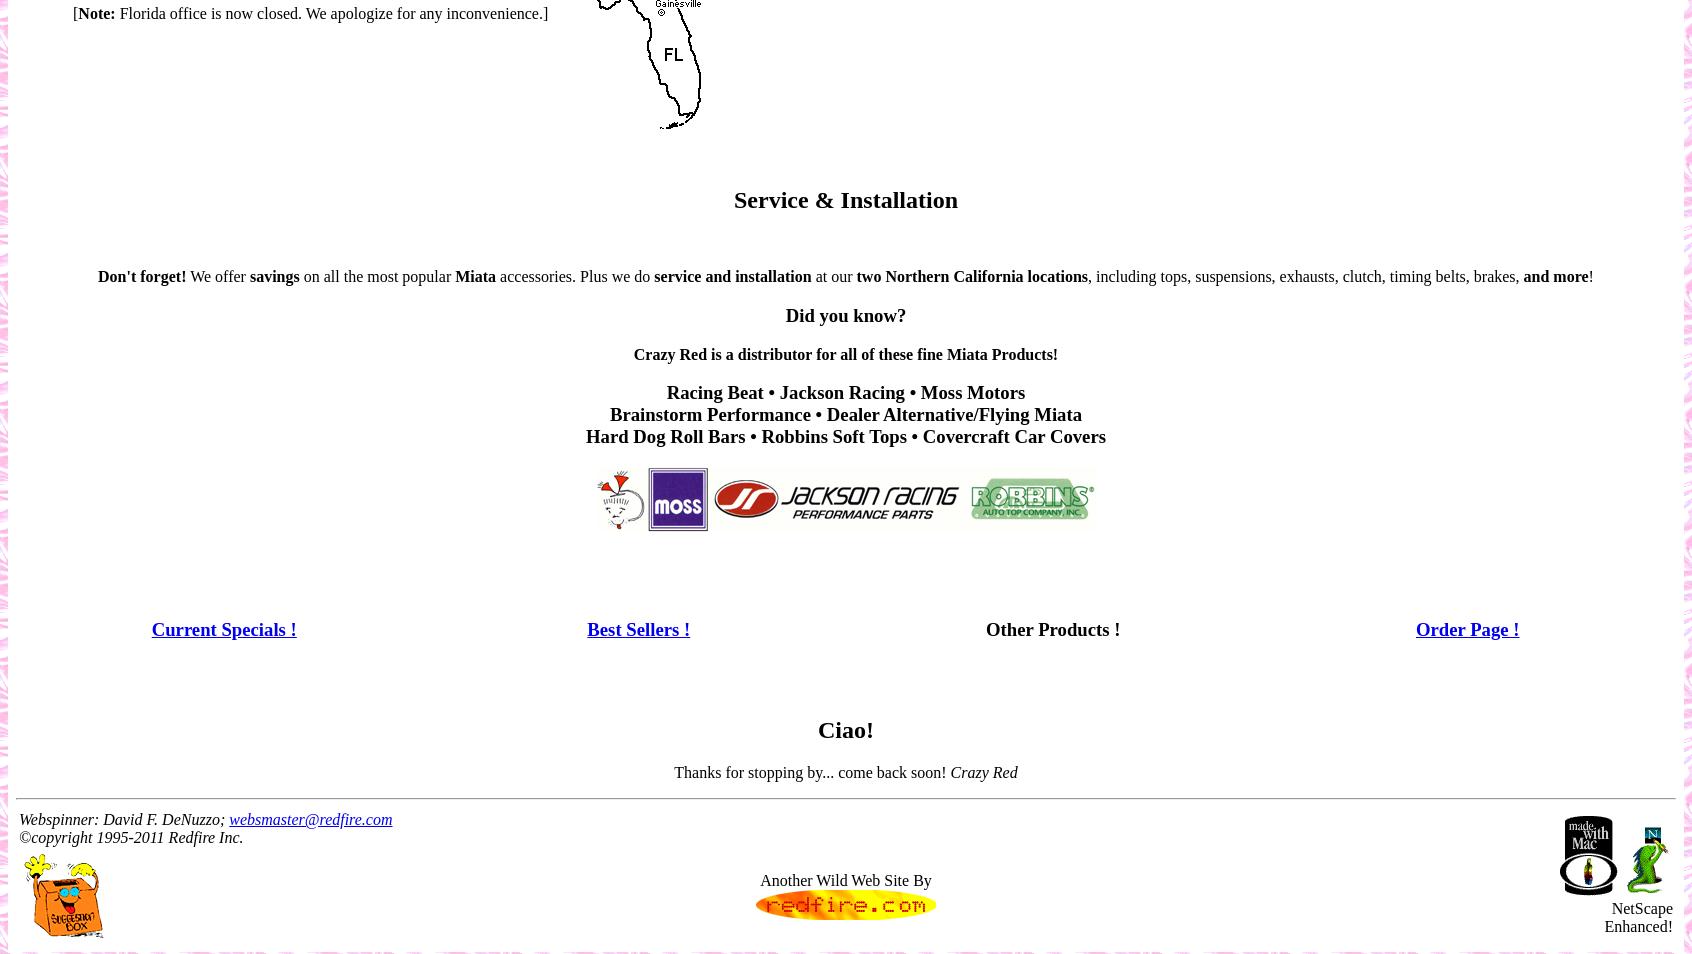 The image size is (1692, 954). Describe the element at coordinates (573, 276) in the screenshot. I see `'accessories. Plus we do'` at that location.